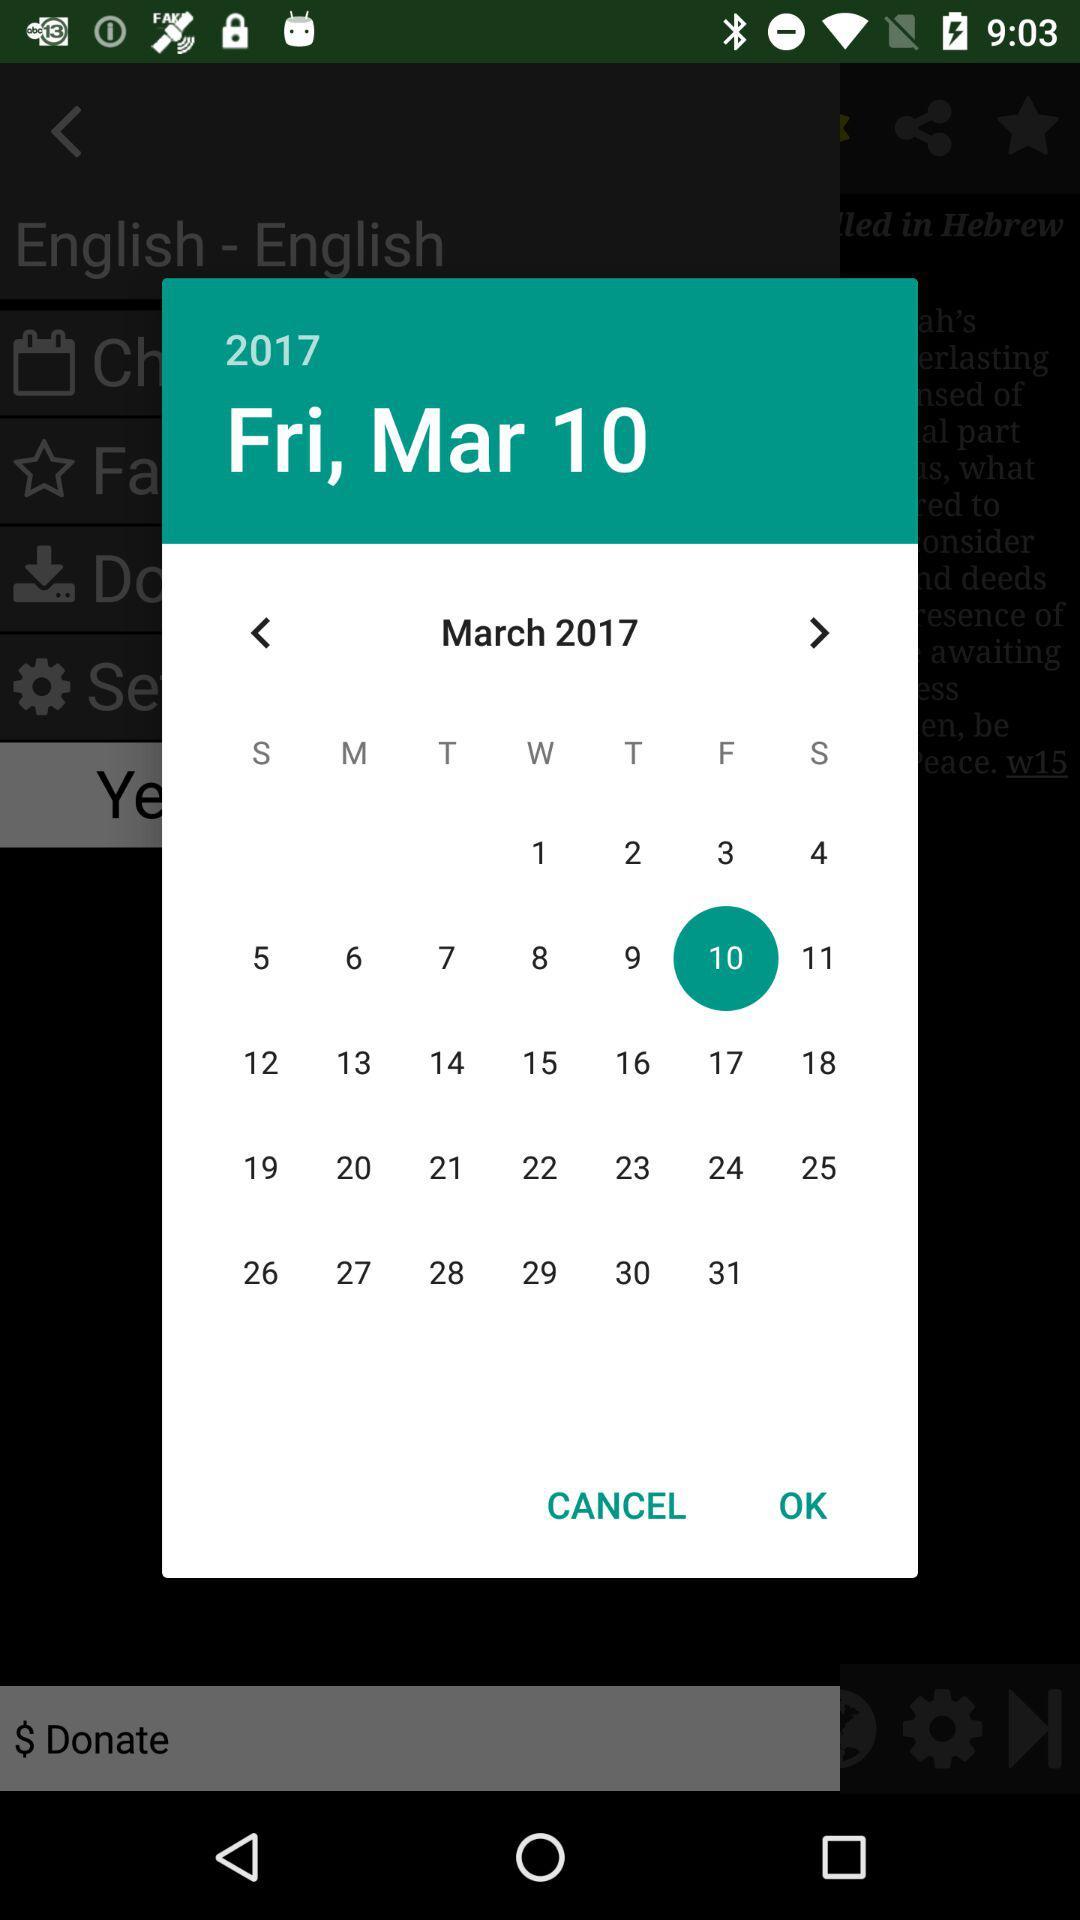 The height and width of the screenshot is (1920, 1080). I want to click on the app below 2017, so click(818, 632).